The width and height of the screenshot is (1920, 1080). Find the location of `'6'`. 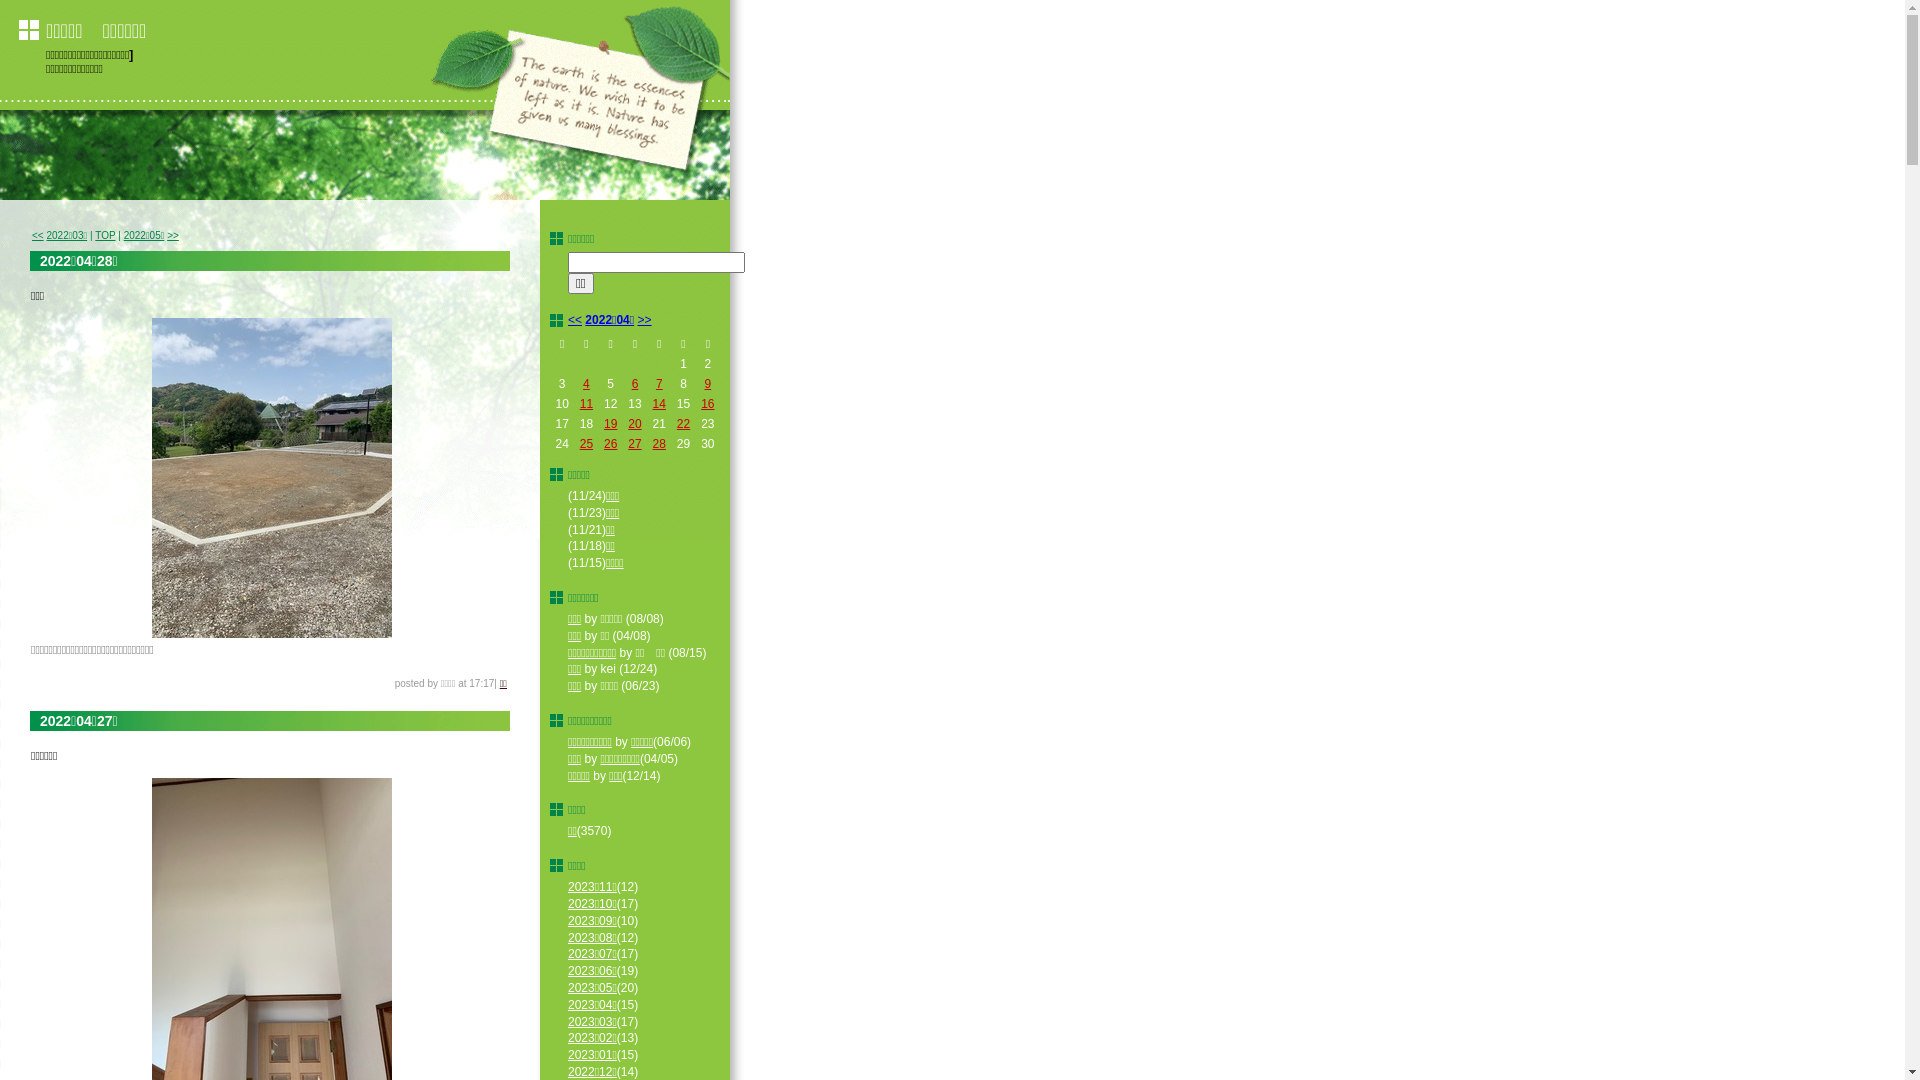

'6' is located at coordinates (634, 384).